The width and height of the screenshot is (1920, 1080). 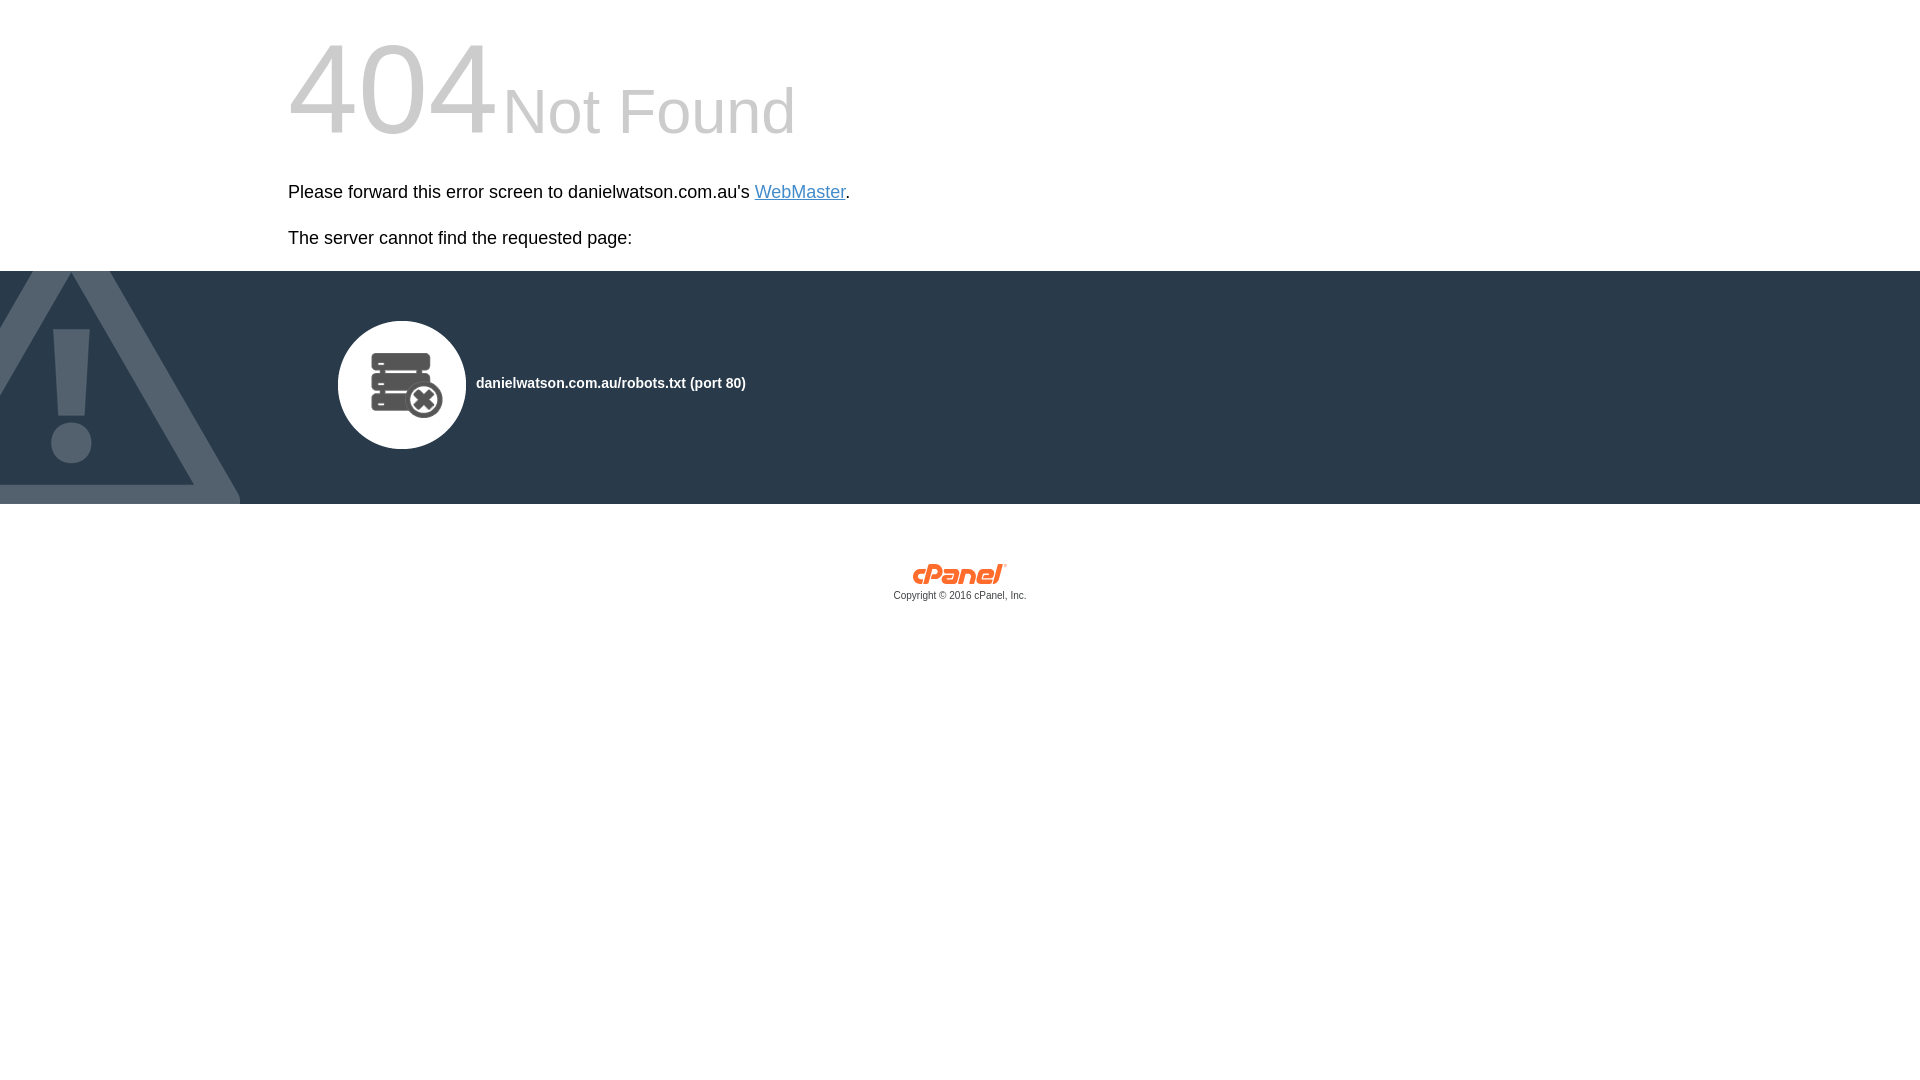 I want to click on 'WebMaster', so click(x=753, y=192).